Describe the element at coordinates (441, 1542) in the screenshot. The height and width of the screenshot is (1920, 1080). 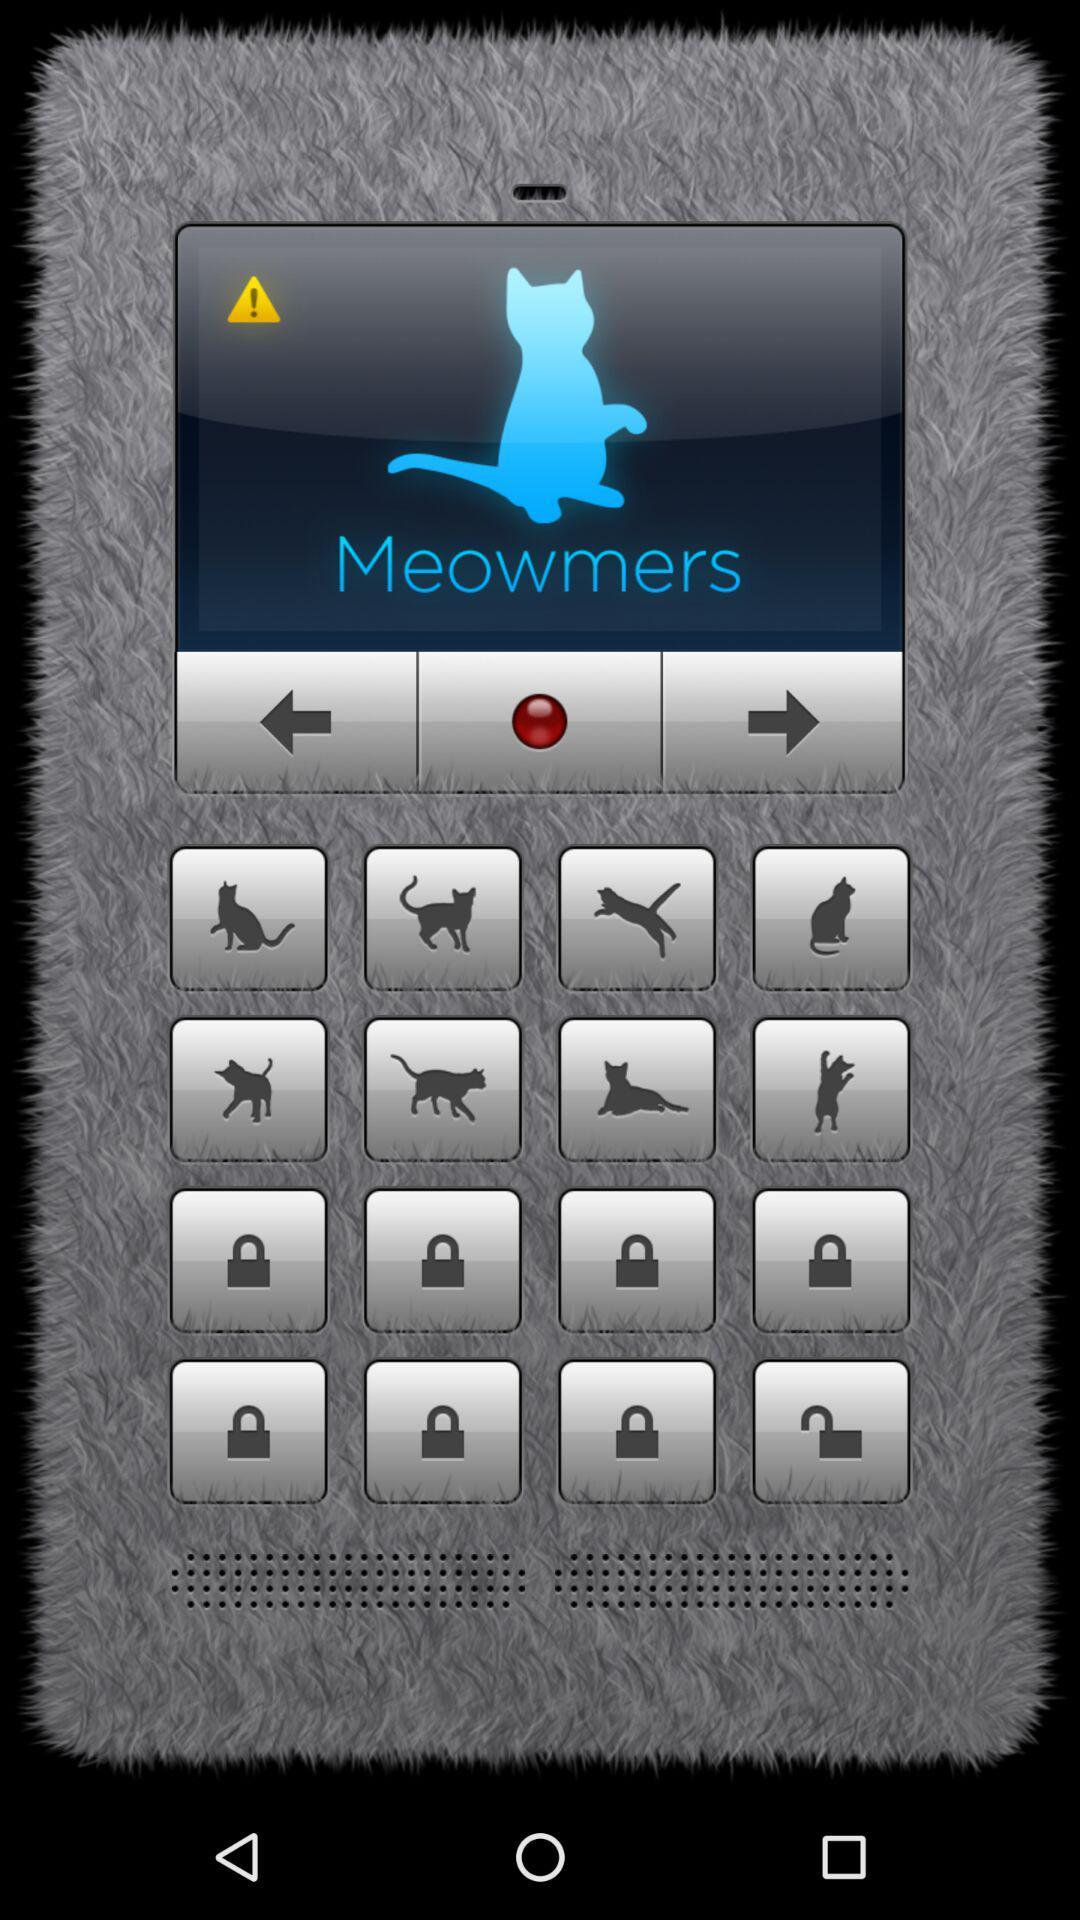
I see `the lock icon` at that location.